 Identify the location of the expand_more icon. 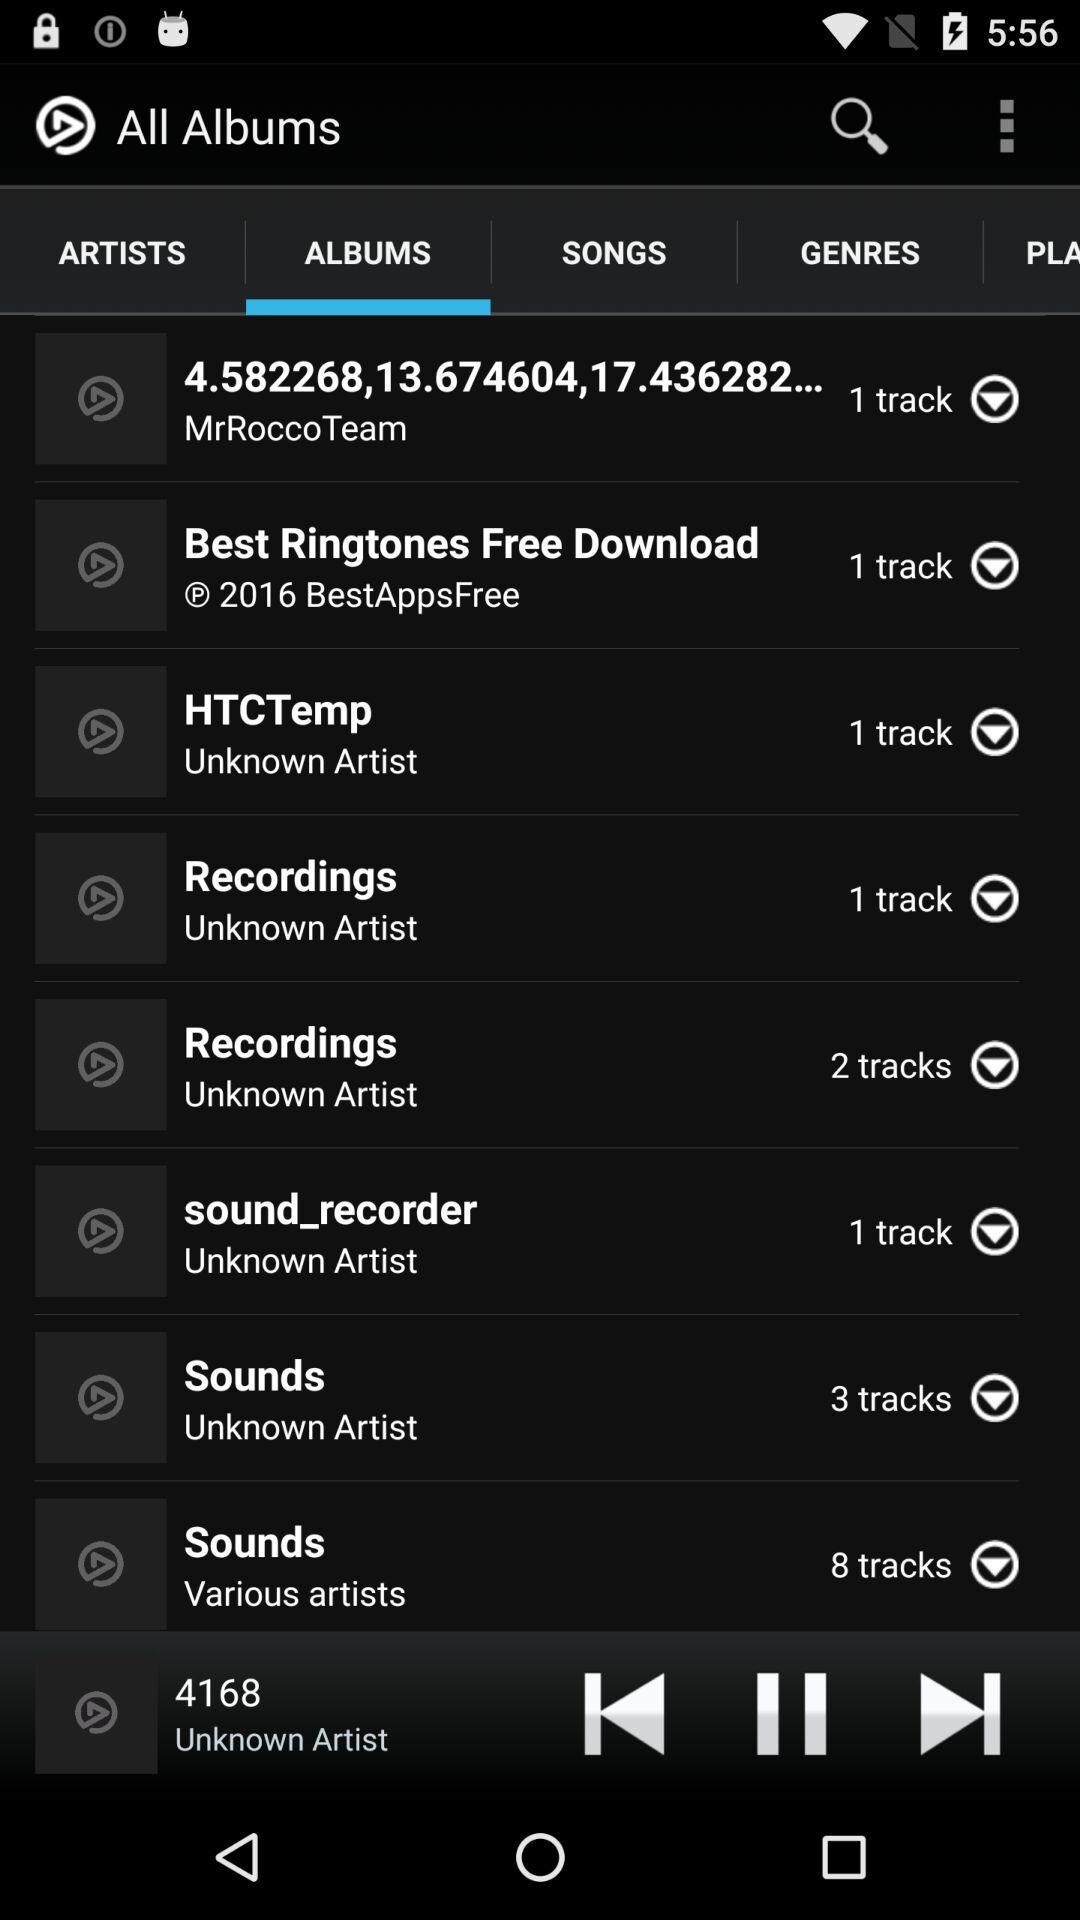
(1003, 425).